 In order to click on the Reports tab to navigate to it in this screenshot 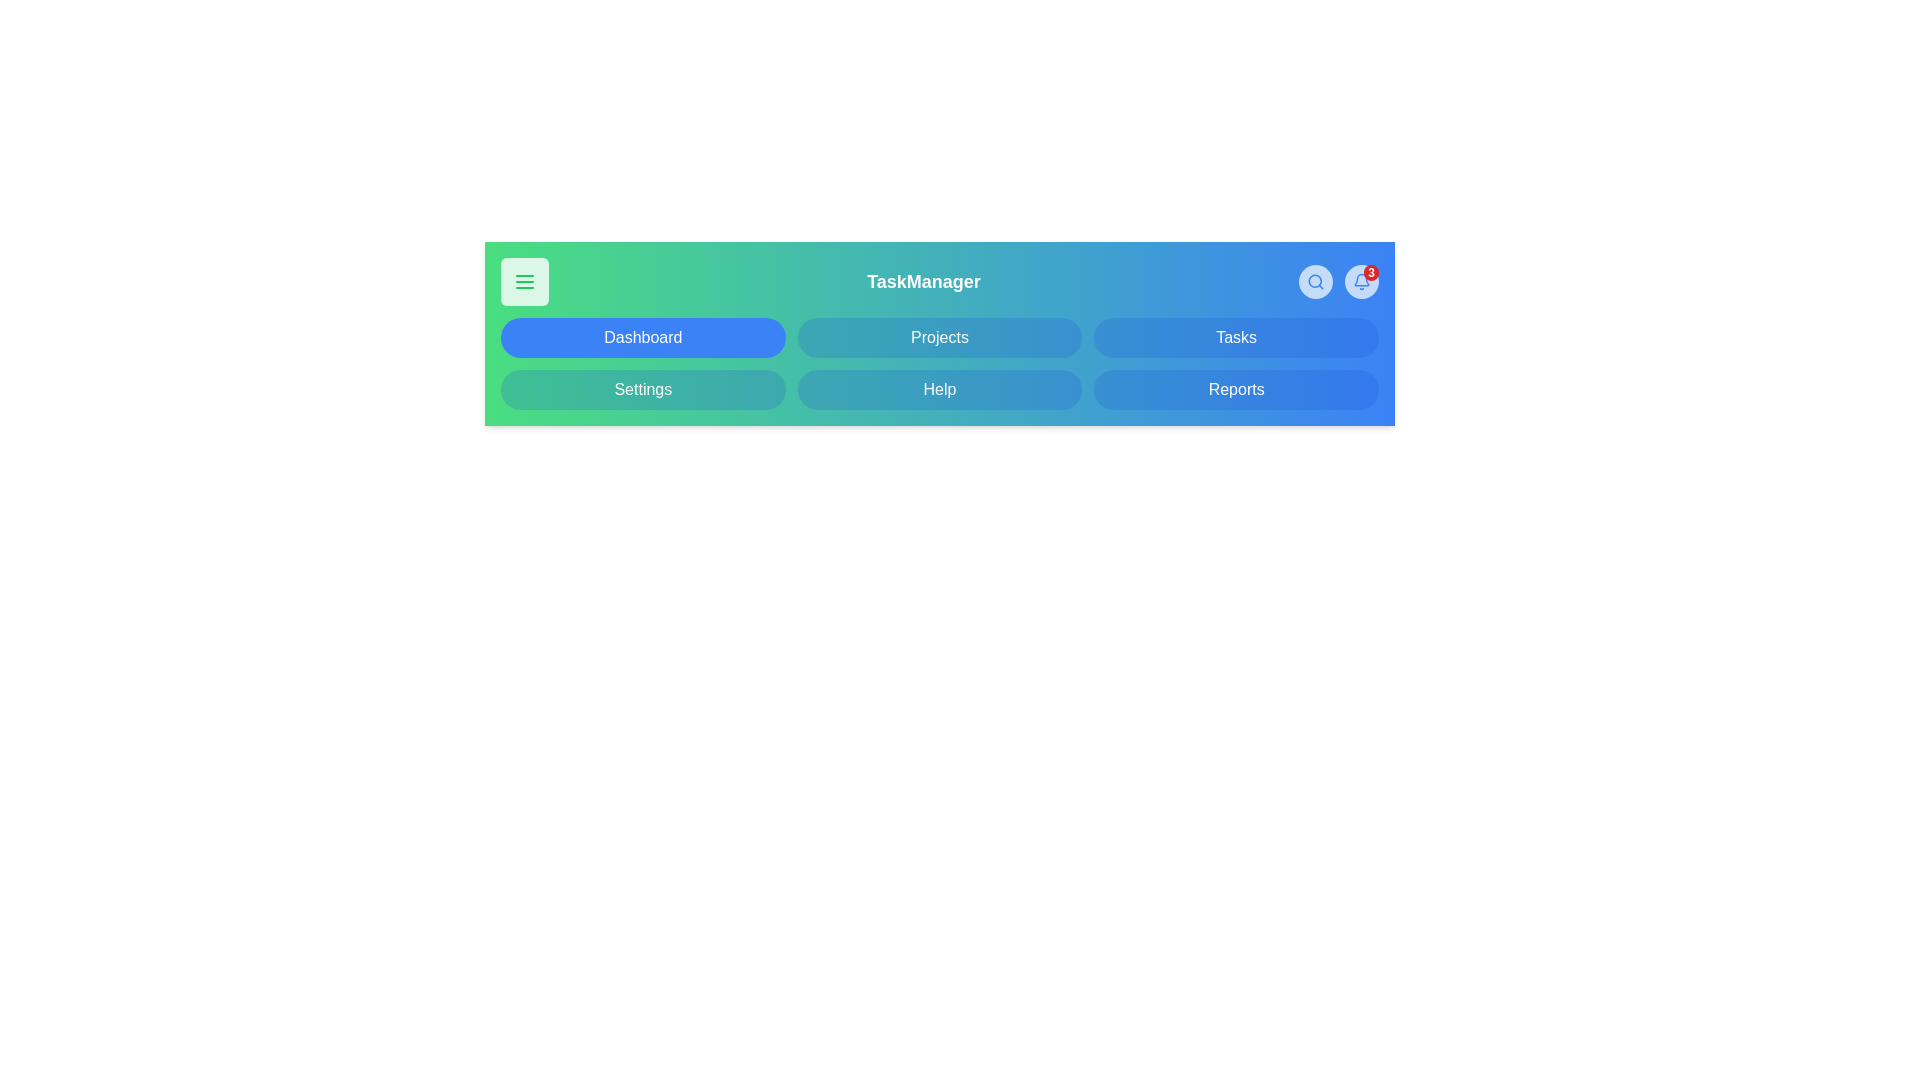, I will do `click(1235, 389)`.